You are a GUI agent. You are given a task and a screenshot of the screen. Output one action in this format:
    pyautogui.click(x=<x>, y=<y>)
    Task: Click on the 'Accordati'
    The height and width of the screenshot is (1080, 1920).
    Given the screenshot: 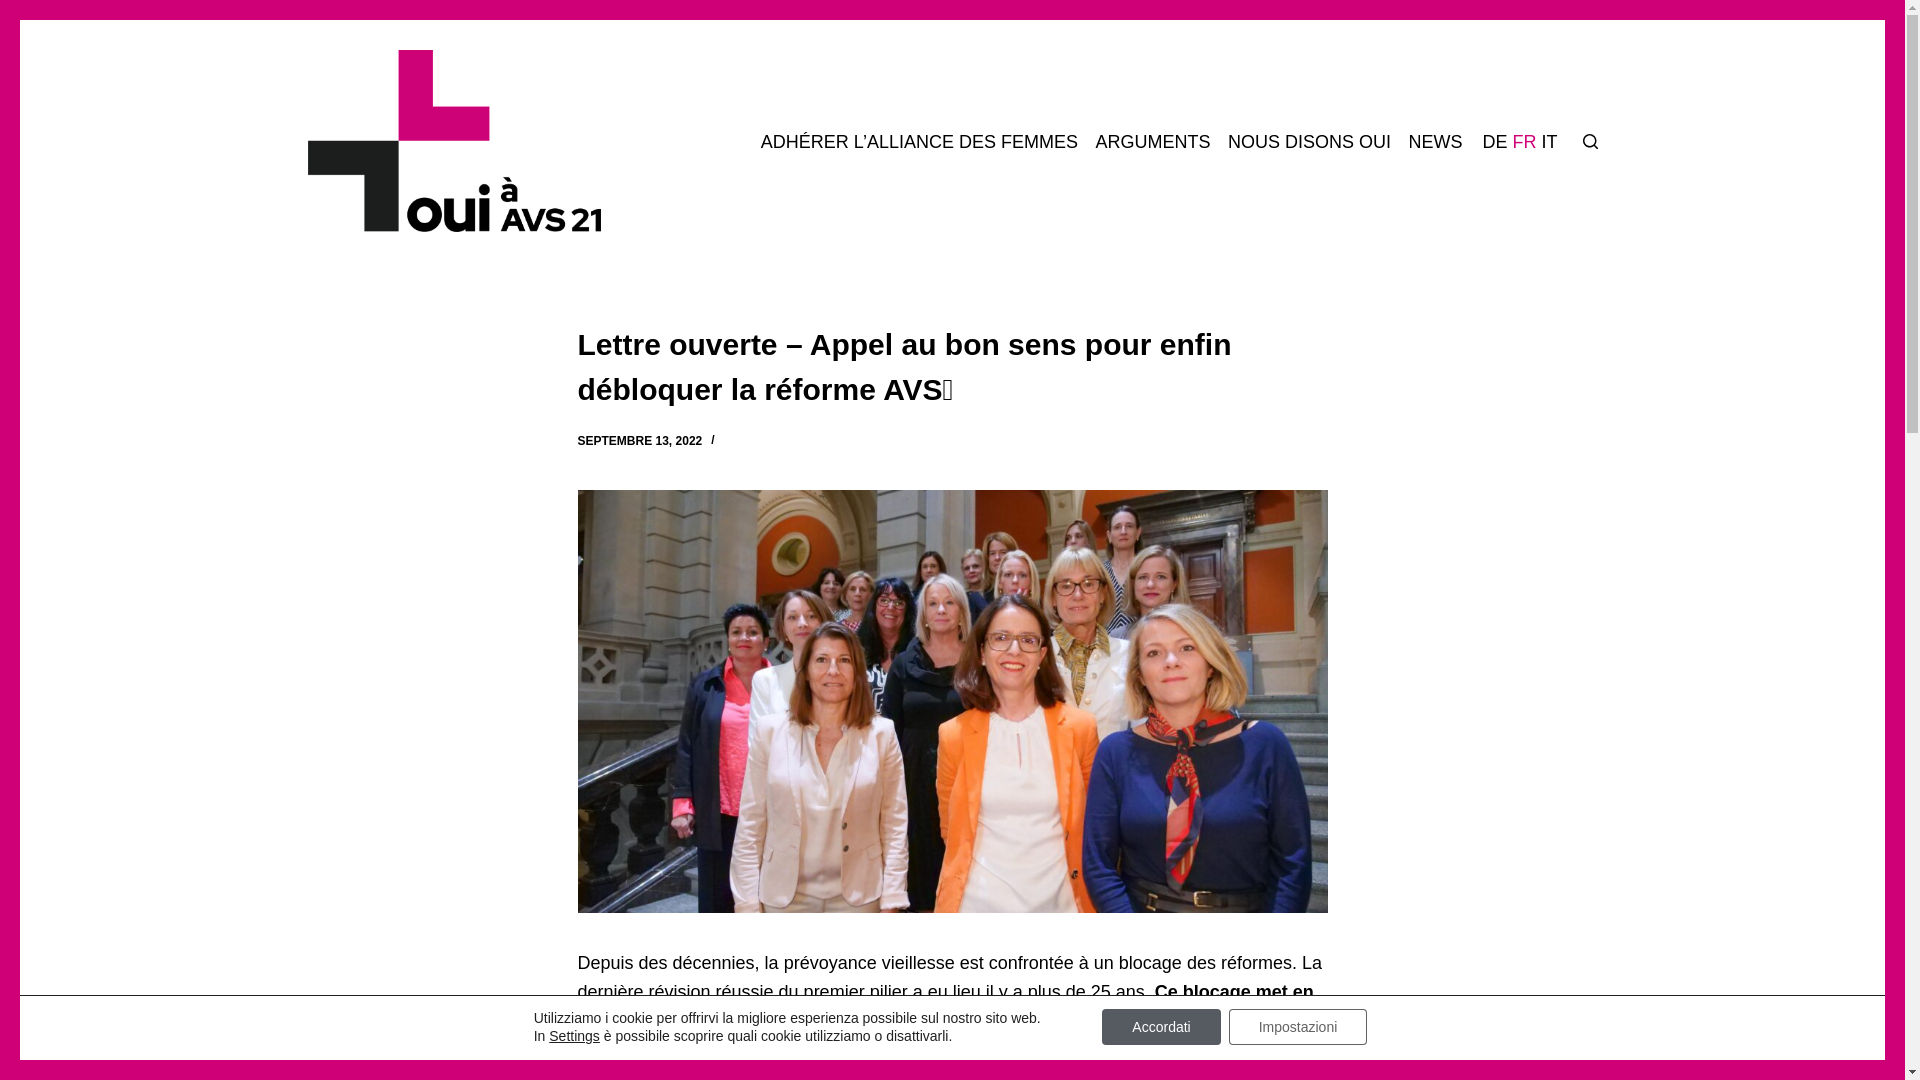 What is the action you would take?
    pyautogui.click(x=1161, y=1026)
    